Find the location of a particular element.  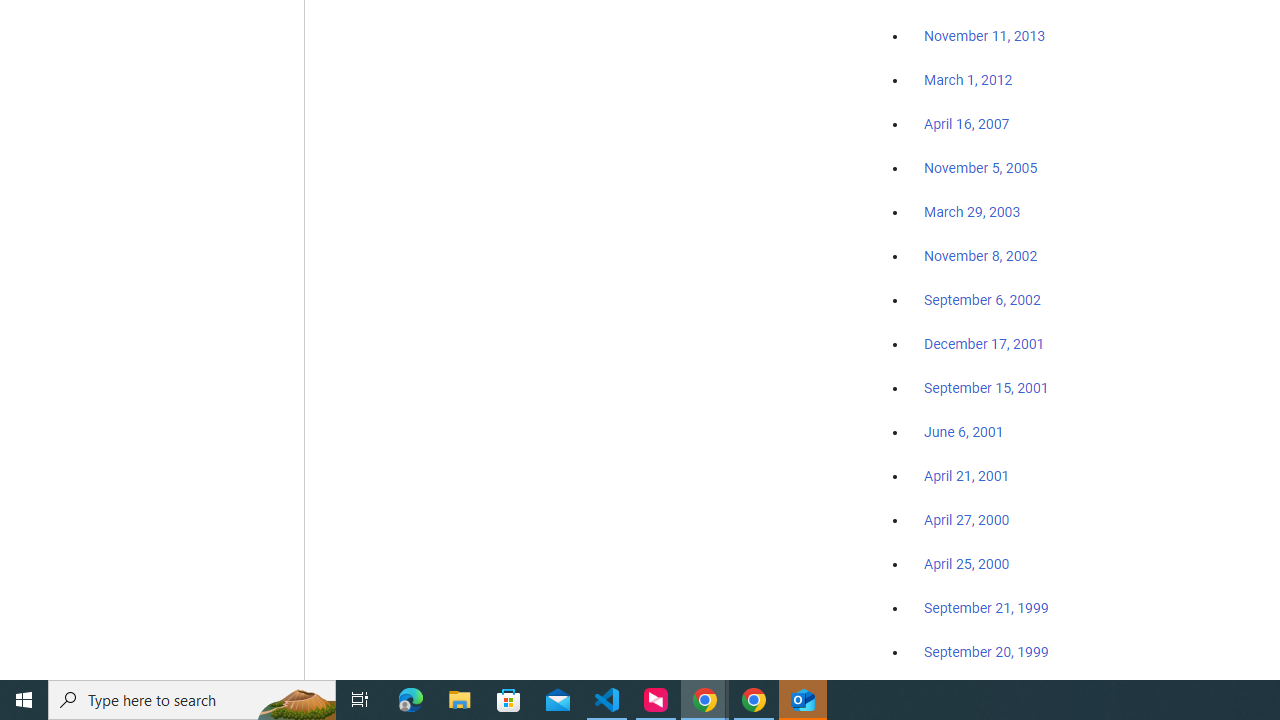

'November 5, 2005' is located at coordinates (981, 167).